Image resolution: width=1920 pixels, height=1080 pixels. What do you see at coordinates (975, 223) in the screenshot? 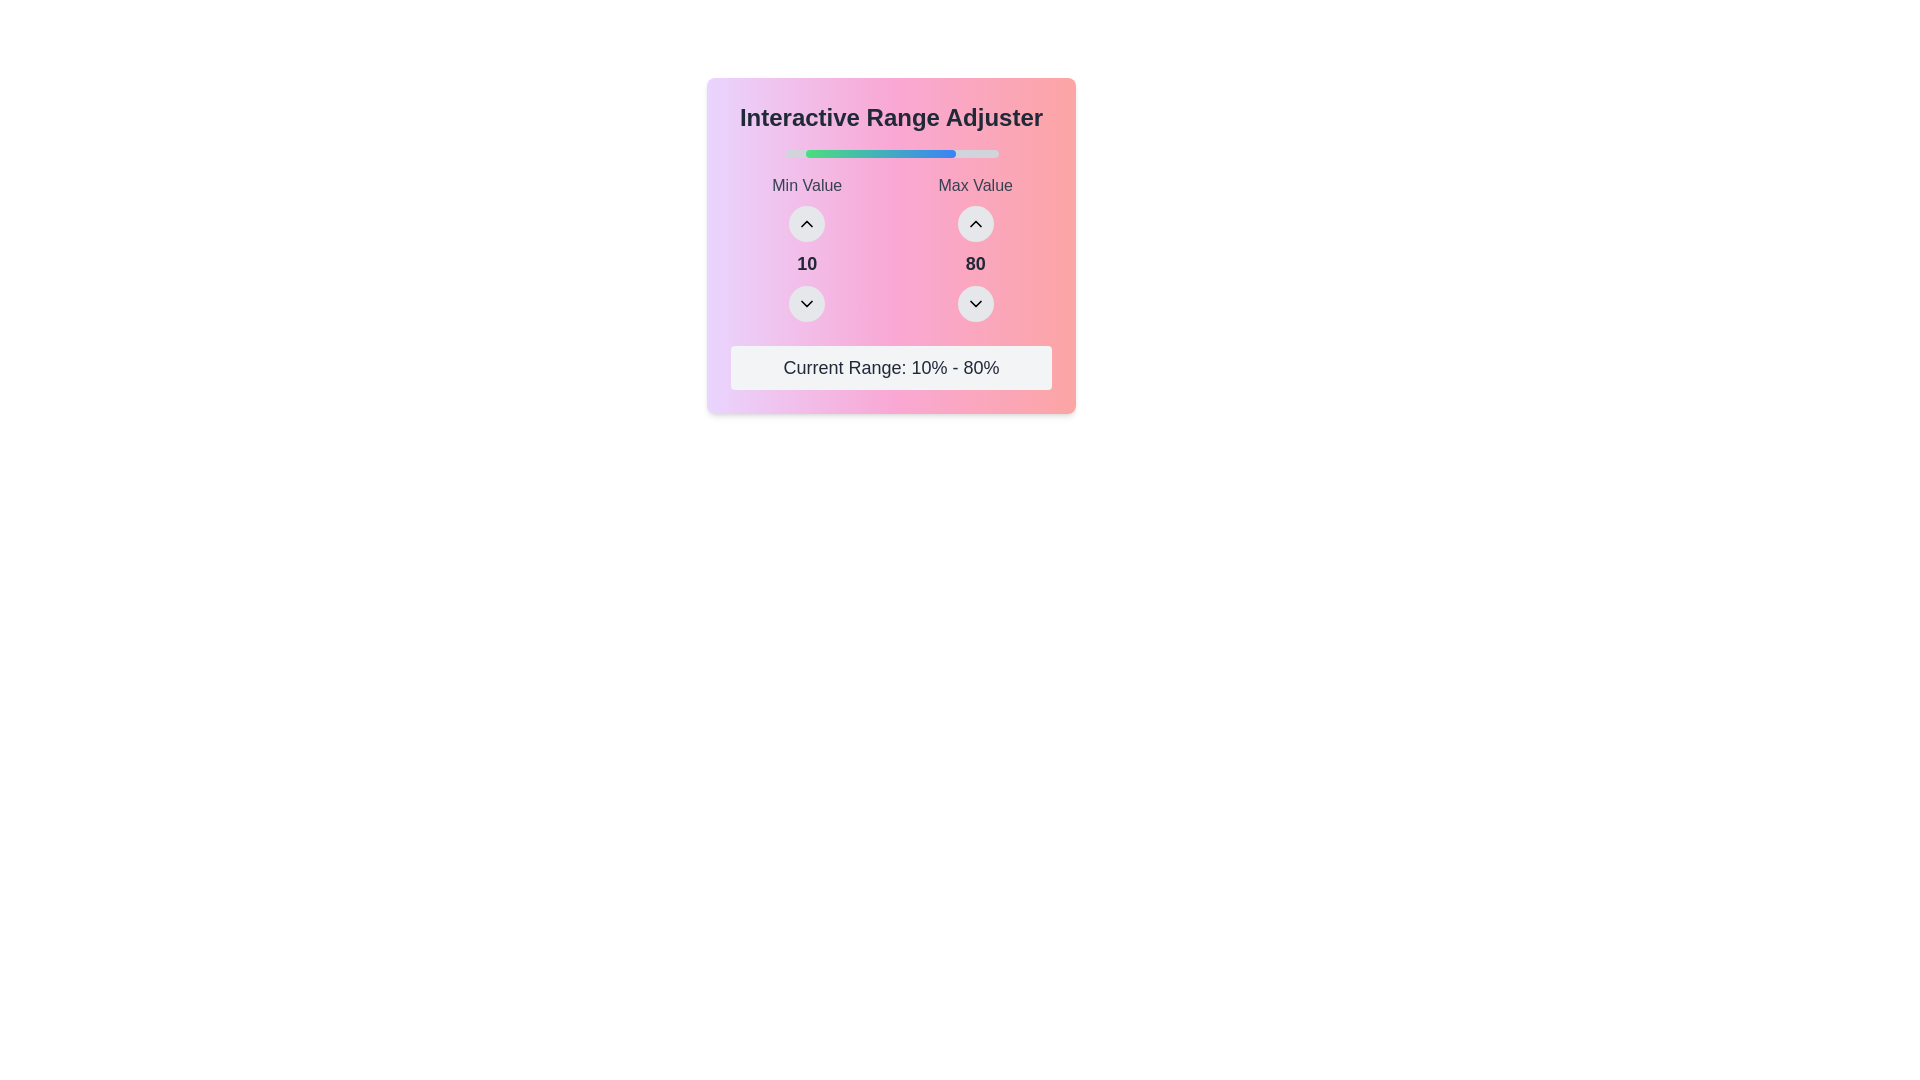
I see `the upward-pointing chevron icon button located above the numeric value '80' in the Max Value selector of the range control dialog to increment the value` at bounding box center [975, 223].